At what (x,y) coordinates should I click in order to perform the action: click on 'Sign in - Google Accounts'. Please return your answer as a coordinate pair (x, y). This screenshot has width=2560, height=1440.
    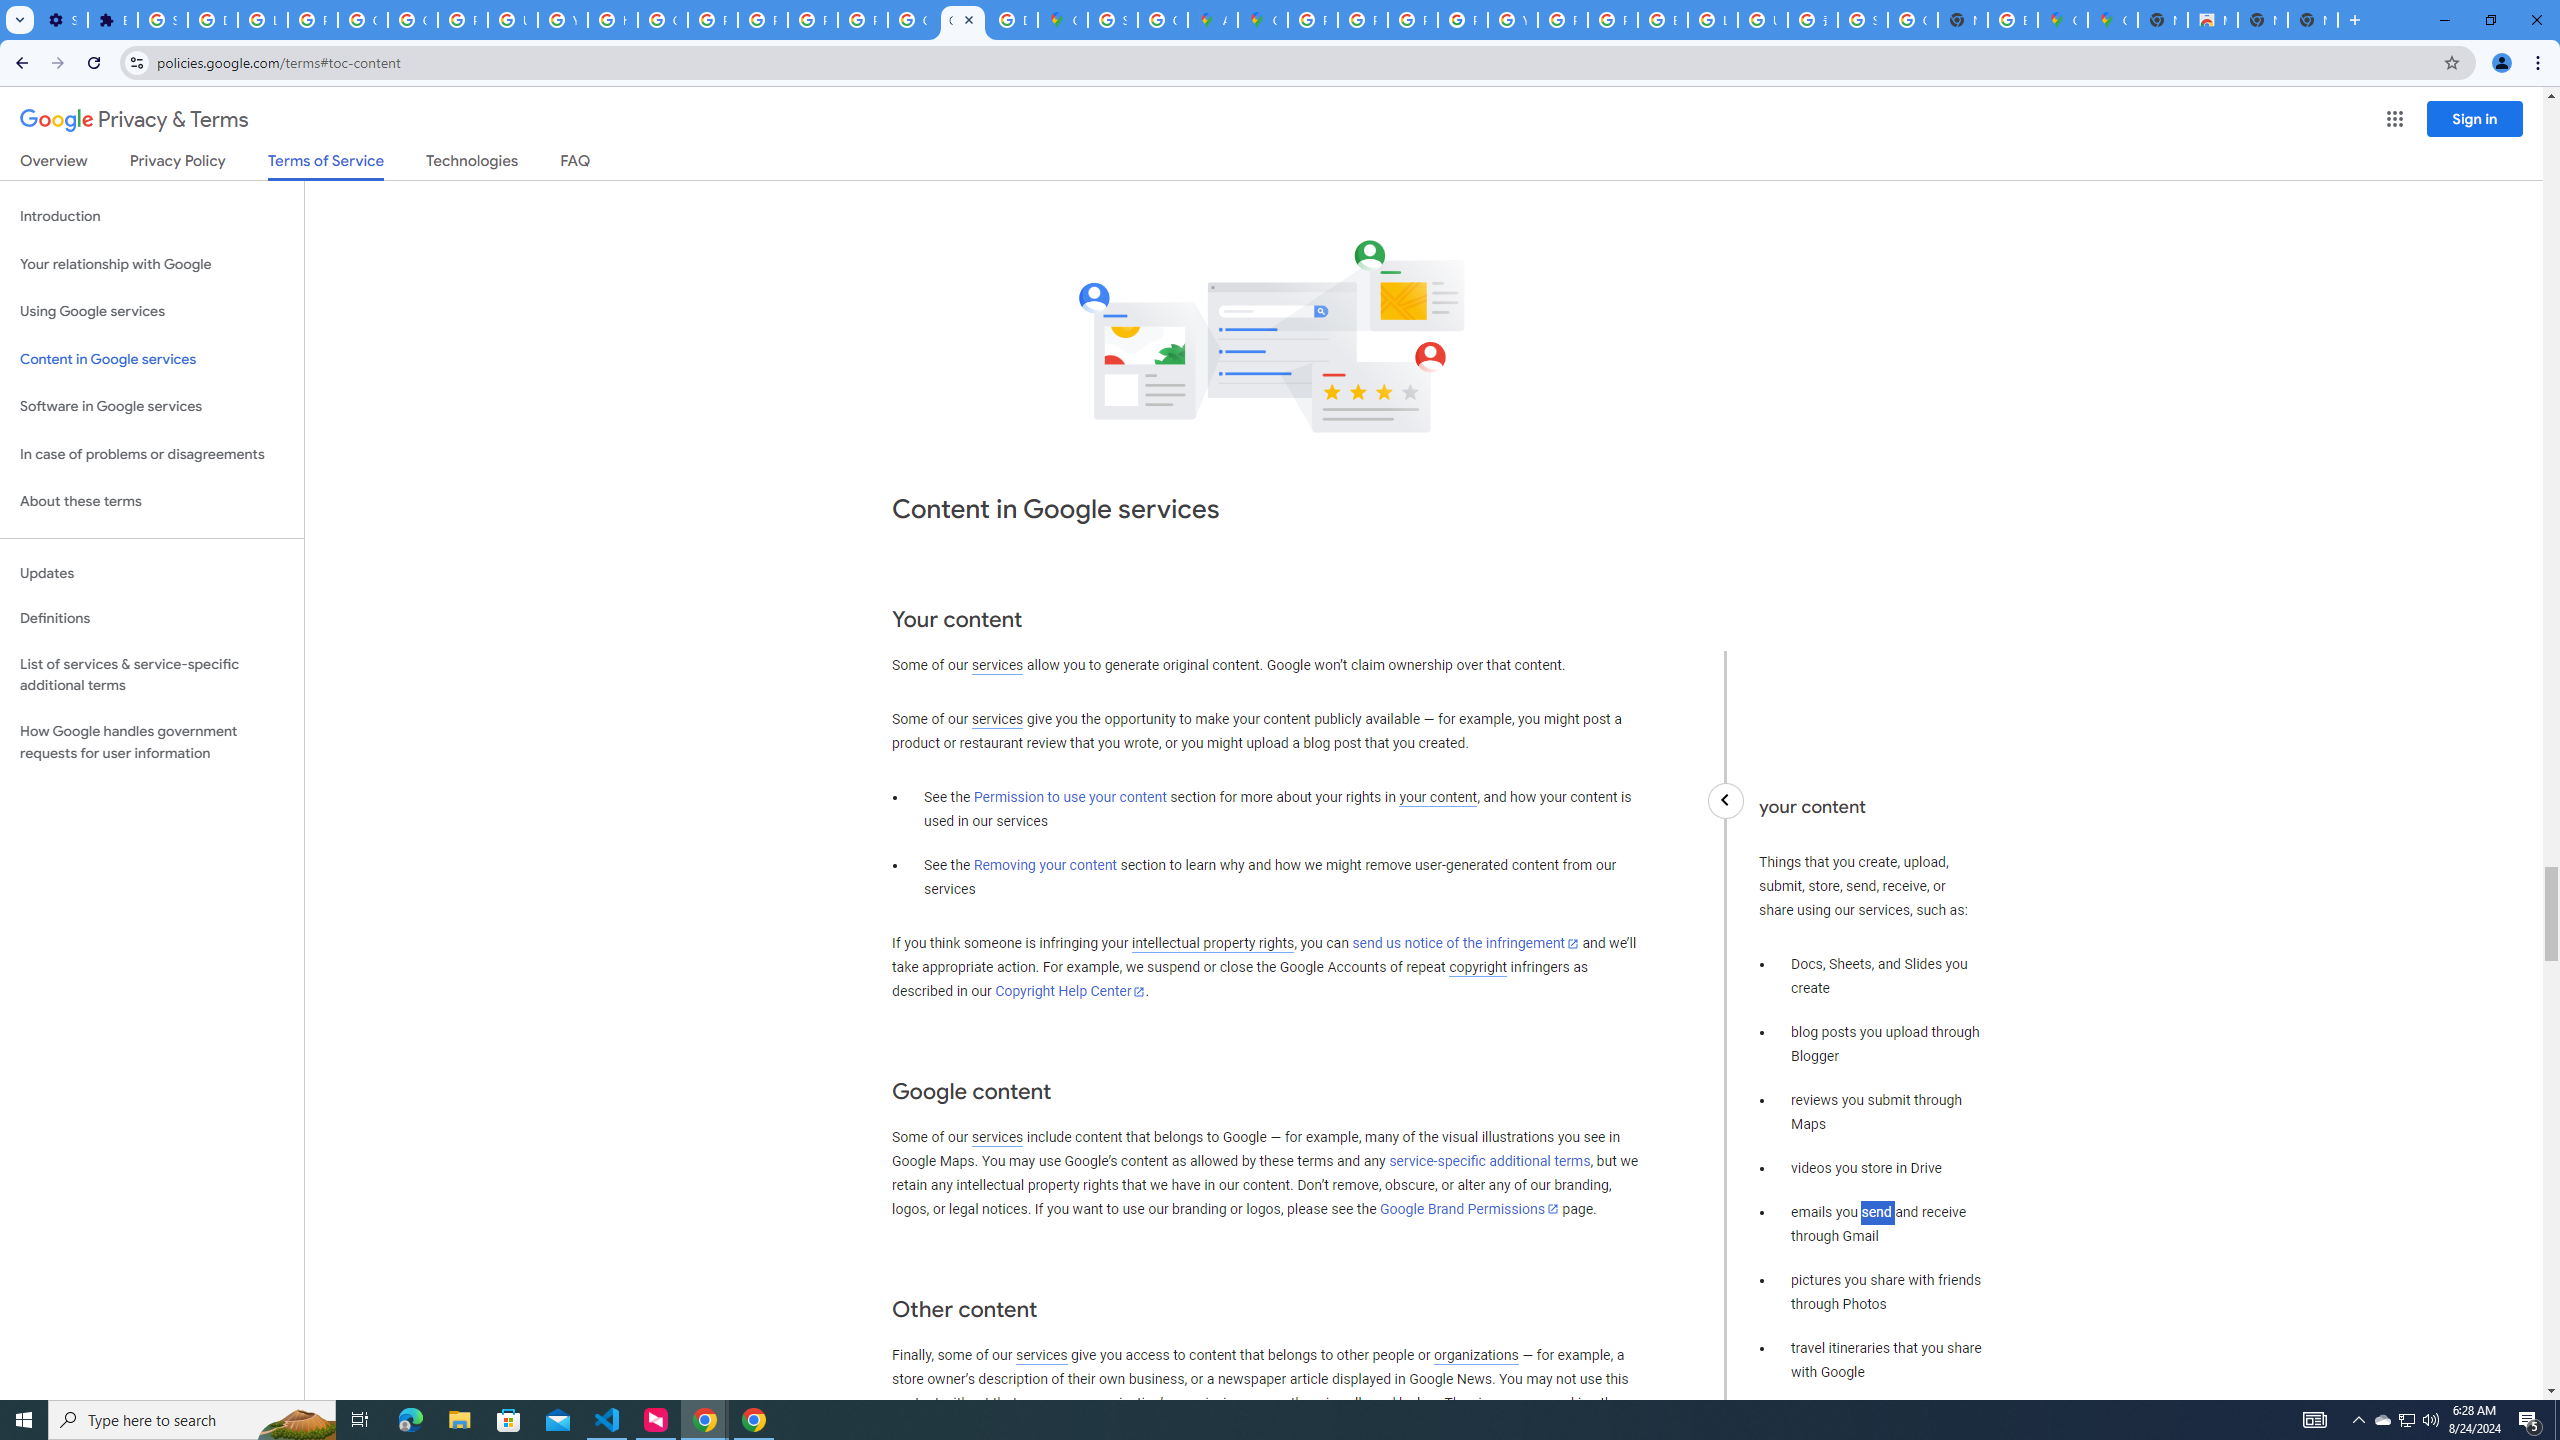
    Looking at the image, I should click on (162, 19).